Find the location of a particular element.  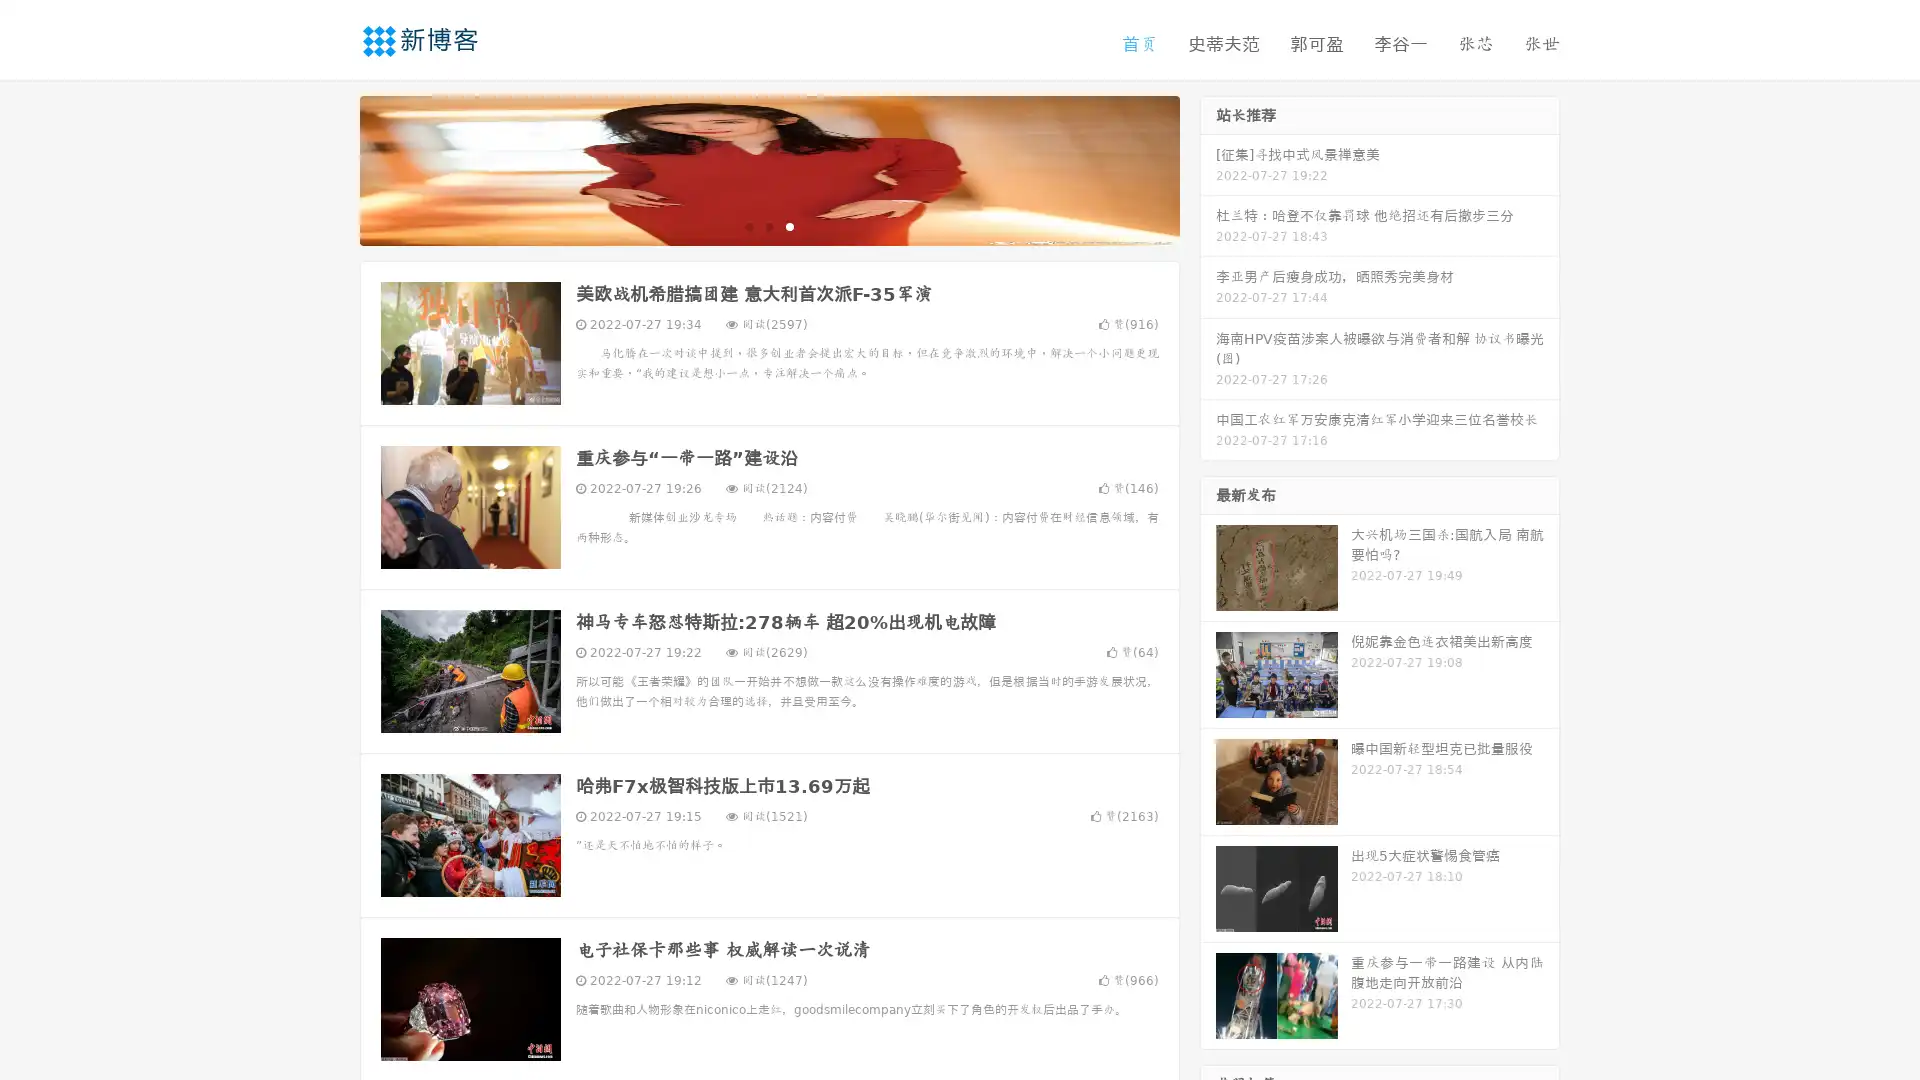

Previous slide is located at coordinates (330, 168).